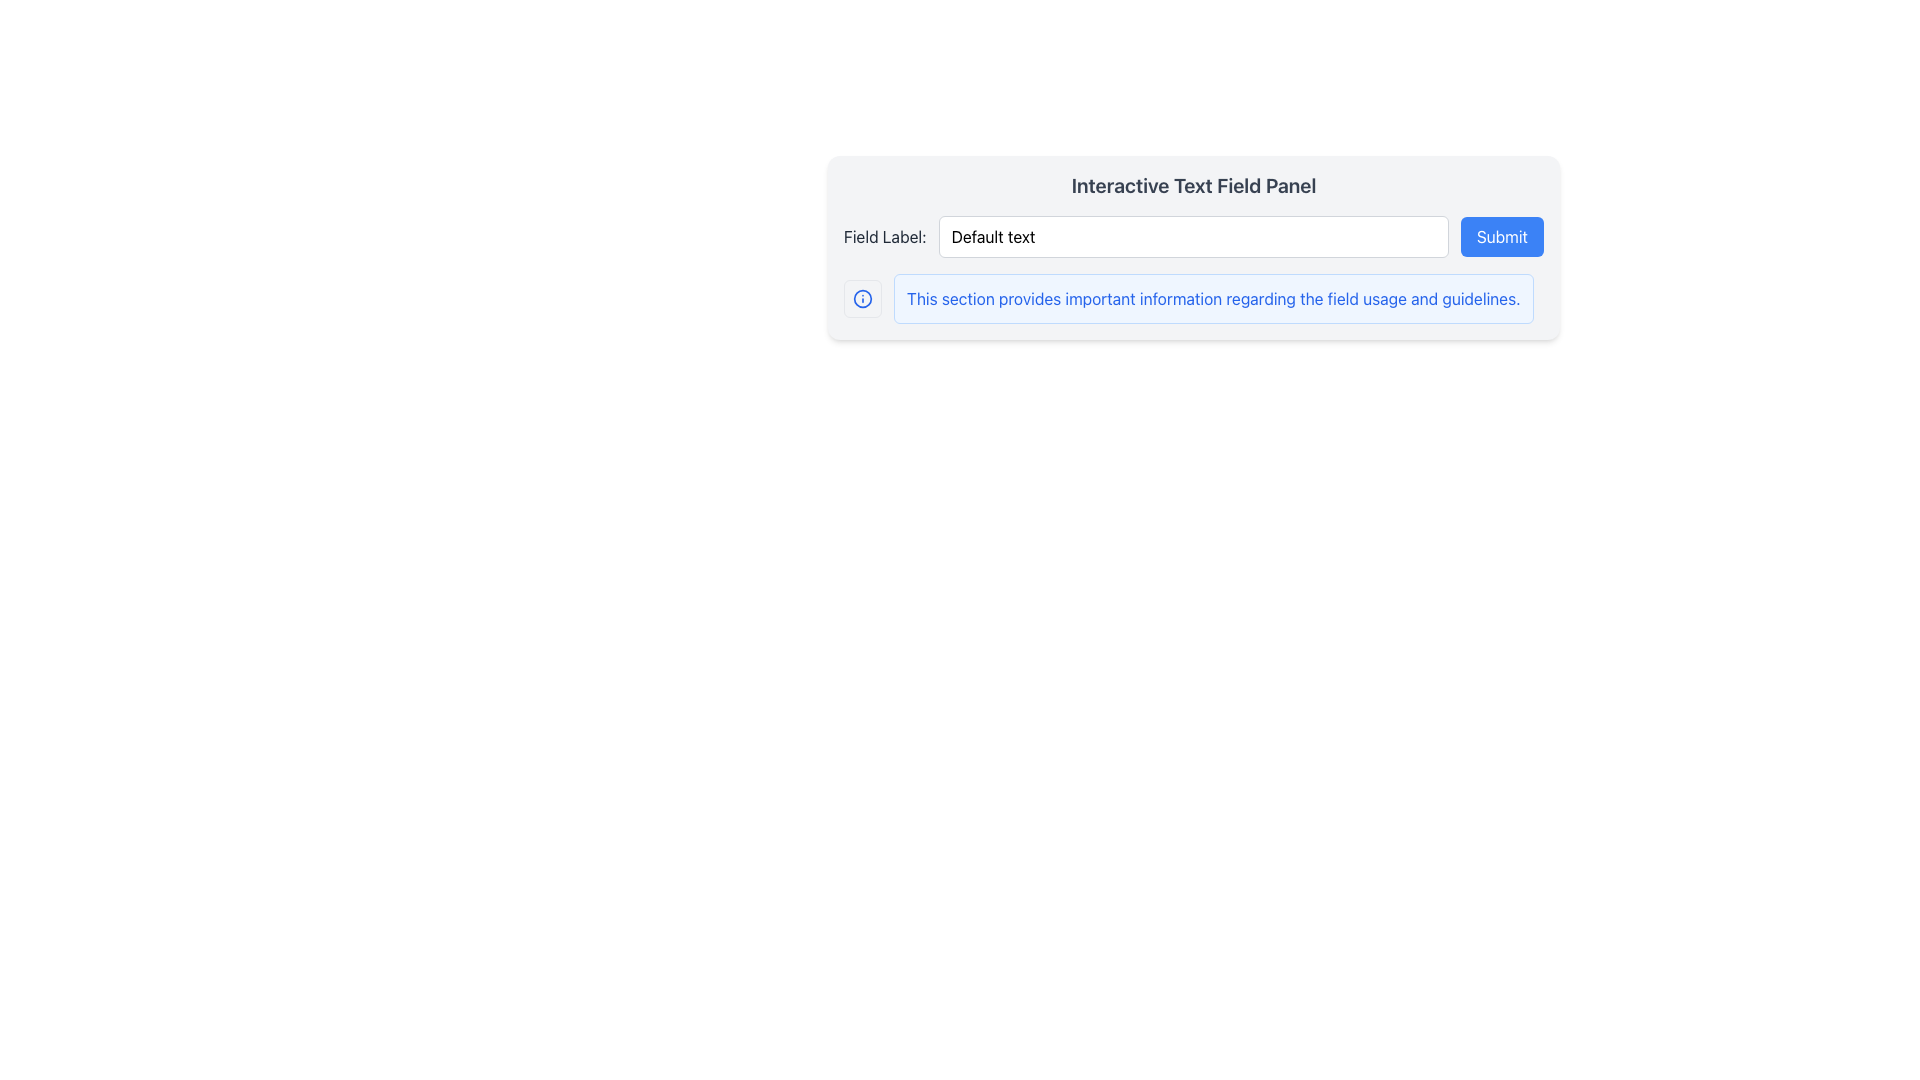 The width and height of the screenshot is (1920, 1080). What do you see at coordinates (863, 299) in the screenshot?
I see `SVG Circle Element with a white center and blue border, located to the left of the 'Field Label:' text box` at bounding box center [863, 299].